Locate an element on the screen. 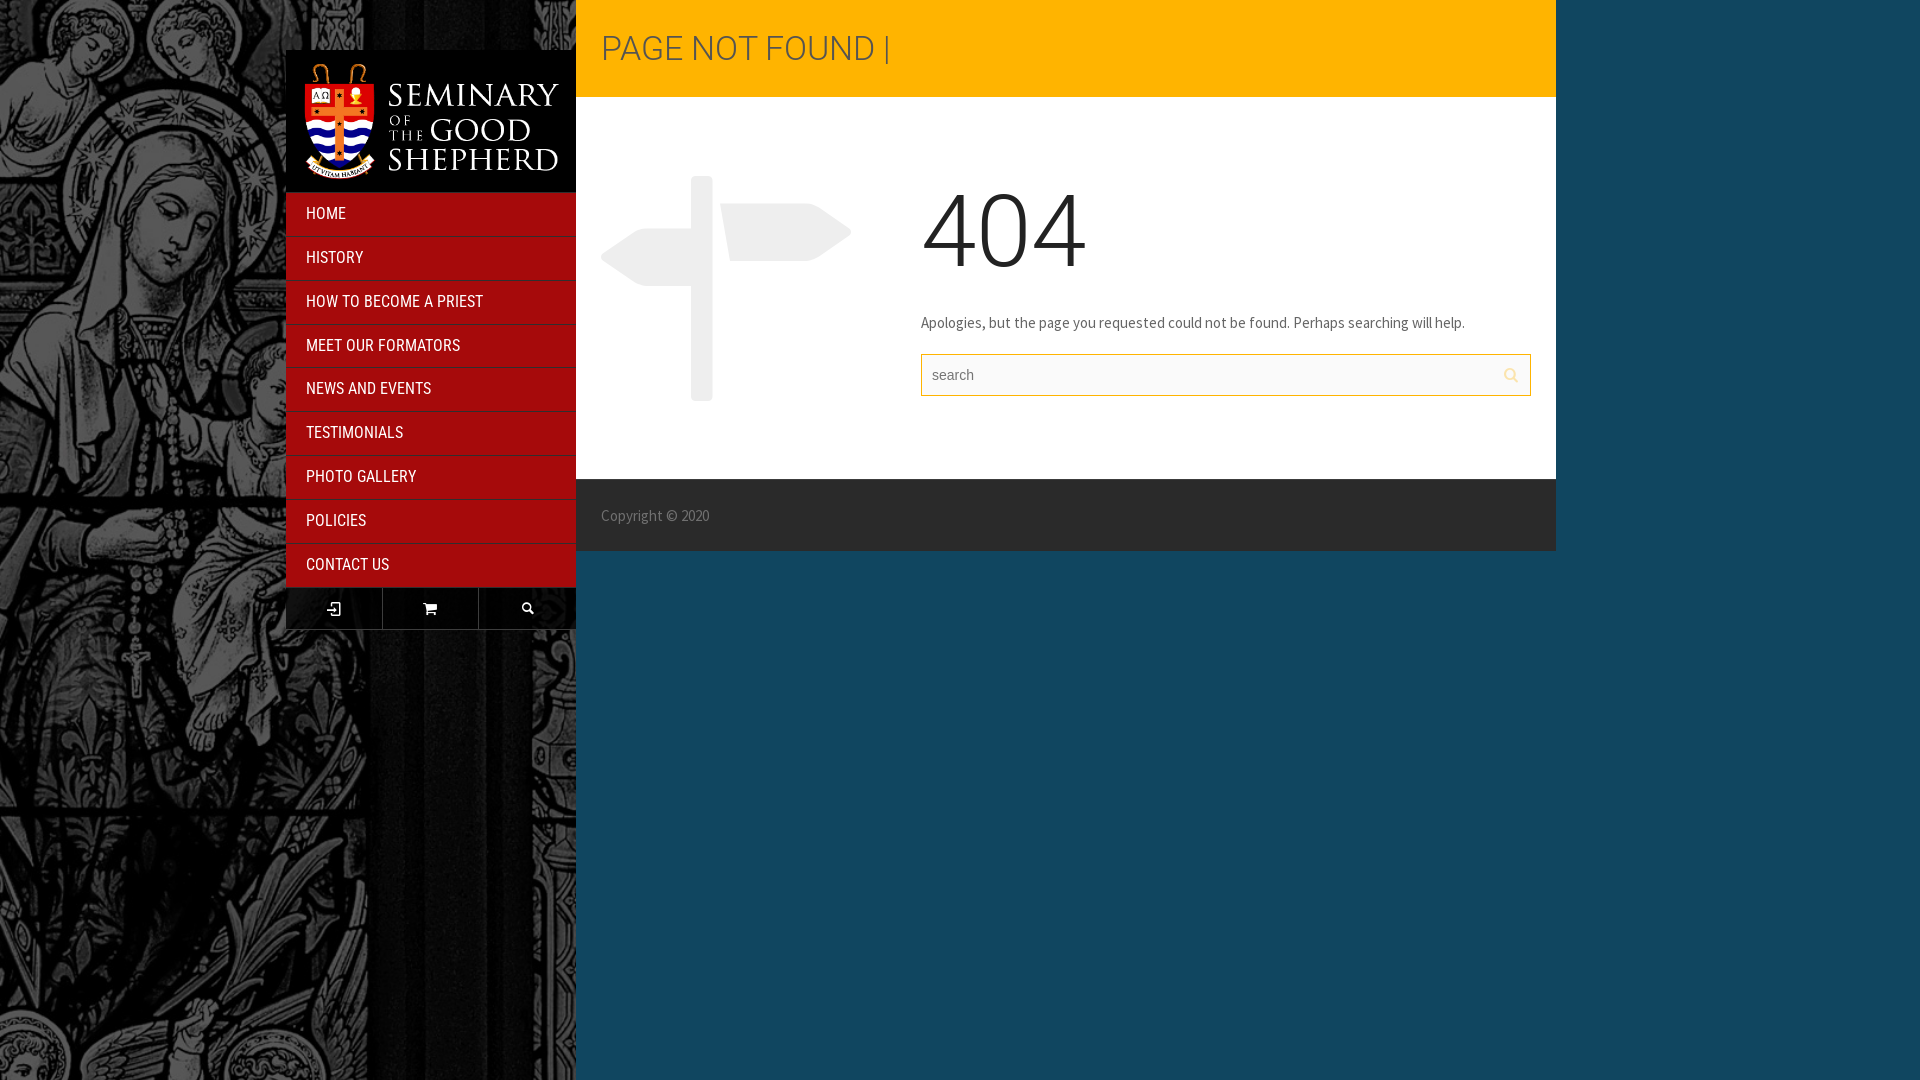 The image size is (1920, 1080). 'MEET OUR FORMATORS' is located at coordinates (430, 346).